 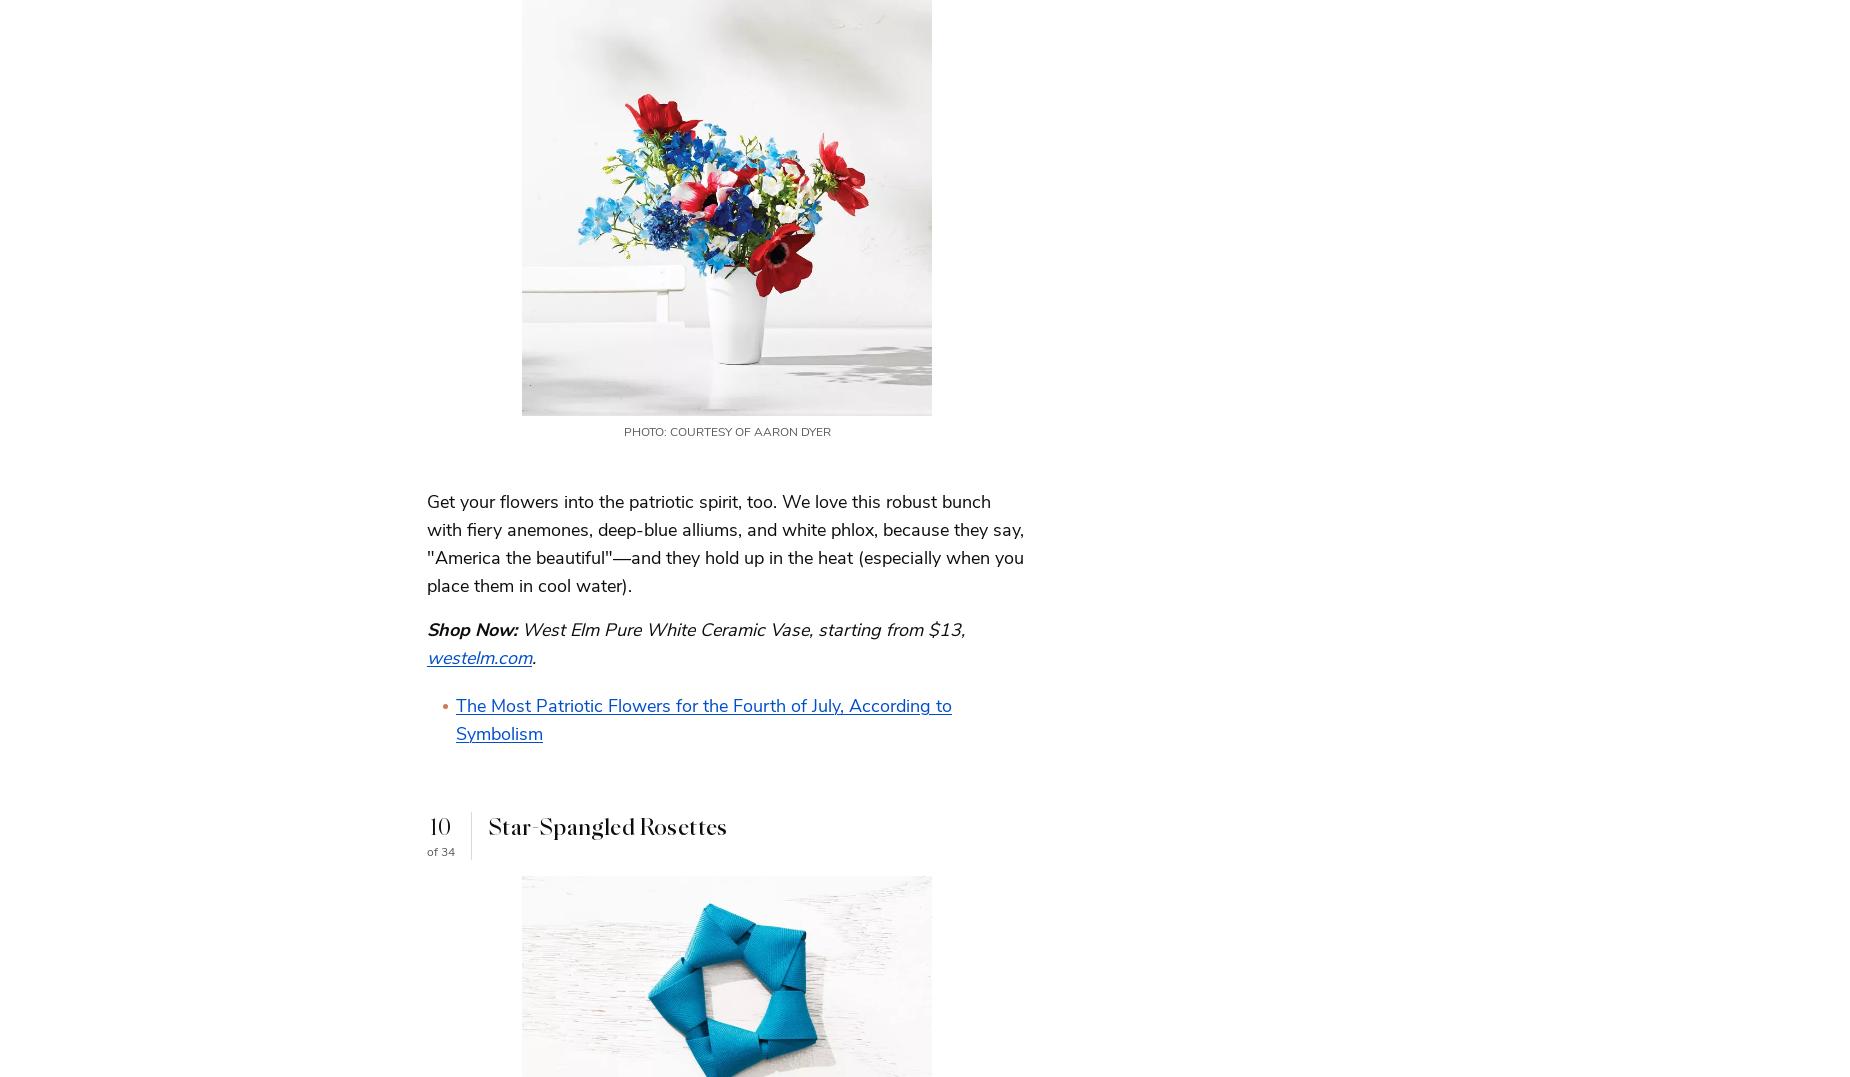 What do you see at coordinates (439, 827) in the screenshot?
I see `'10'` at bounding box center [439, 827].